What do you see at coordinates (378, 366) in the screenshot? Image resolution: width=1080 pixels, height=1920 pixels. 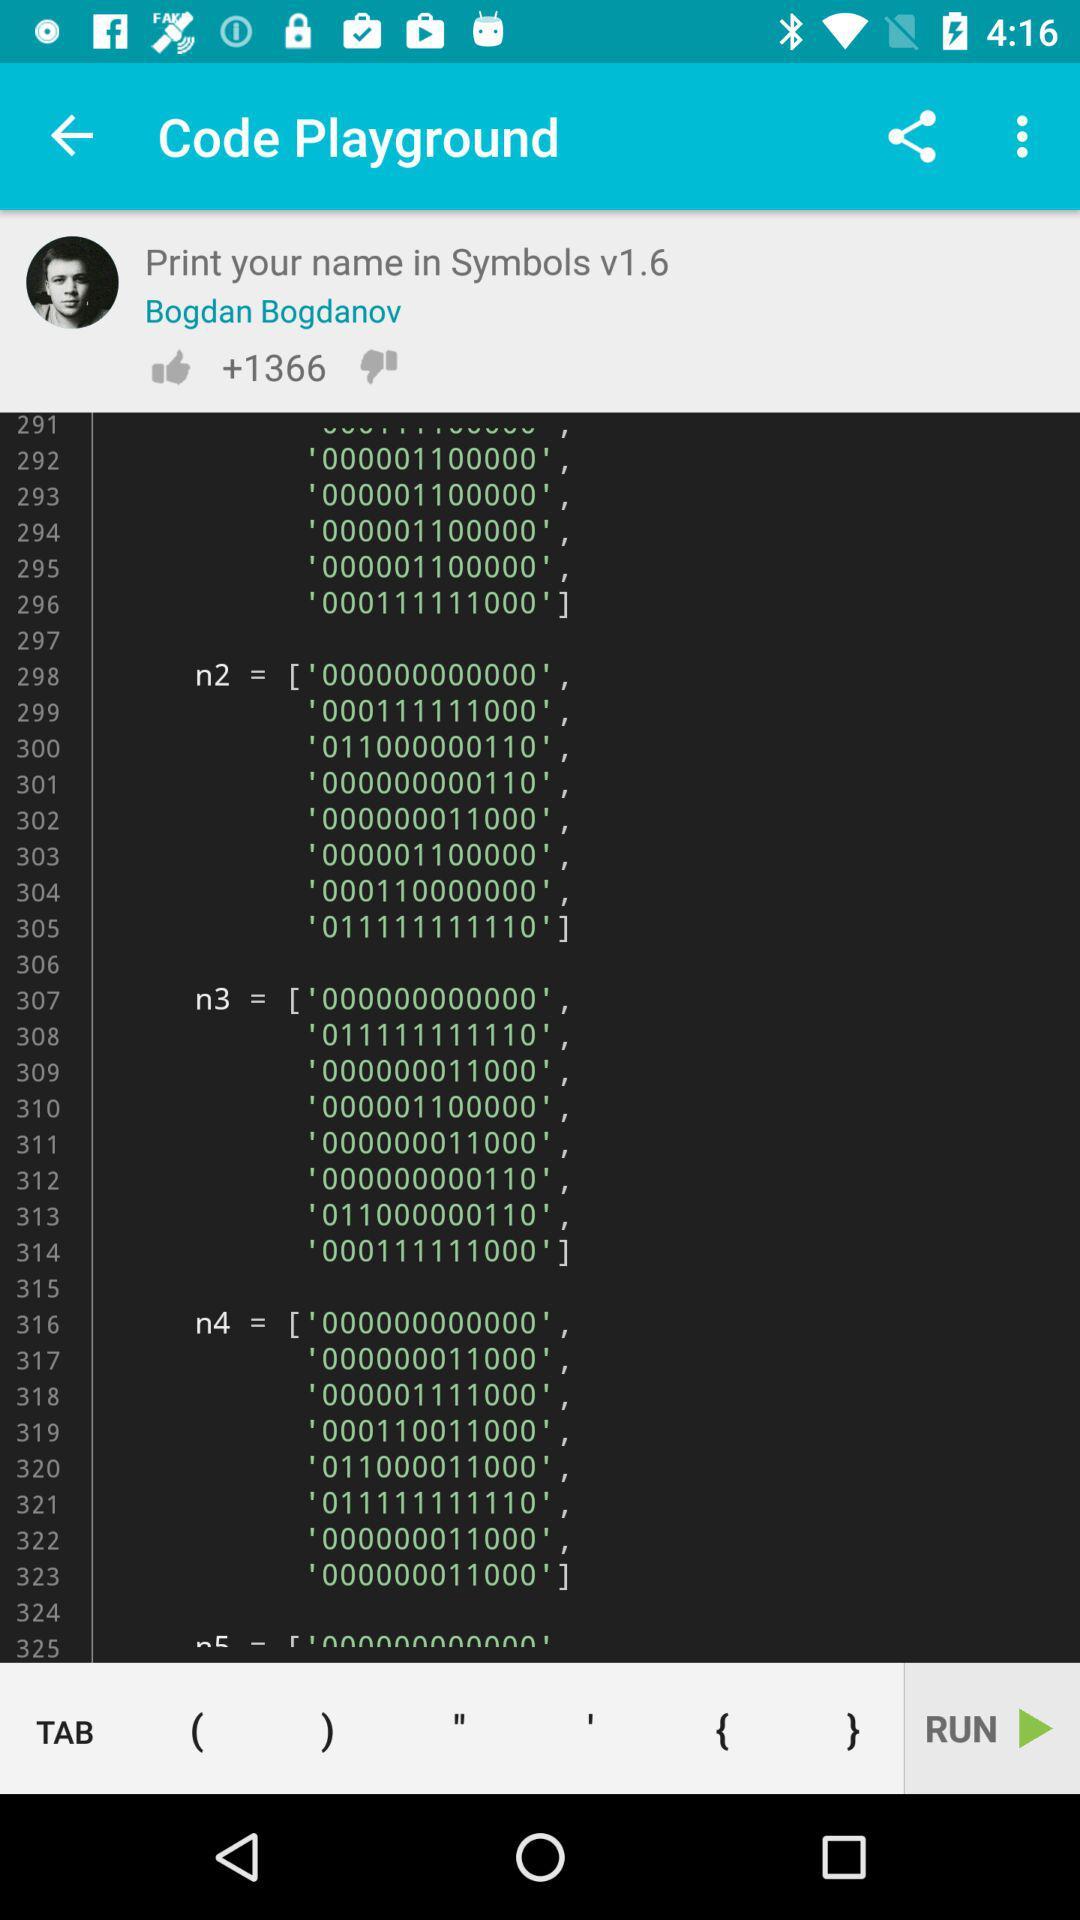 I see `the thumbs_down icon` at bounding box center [378, 366].